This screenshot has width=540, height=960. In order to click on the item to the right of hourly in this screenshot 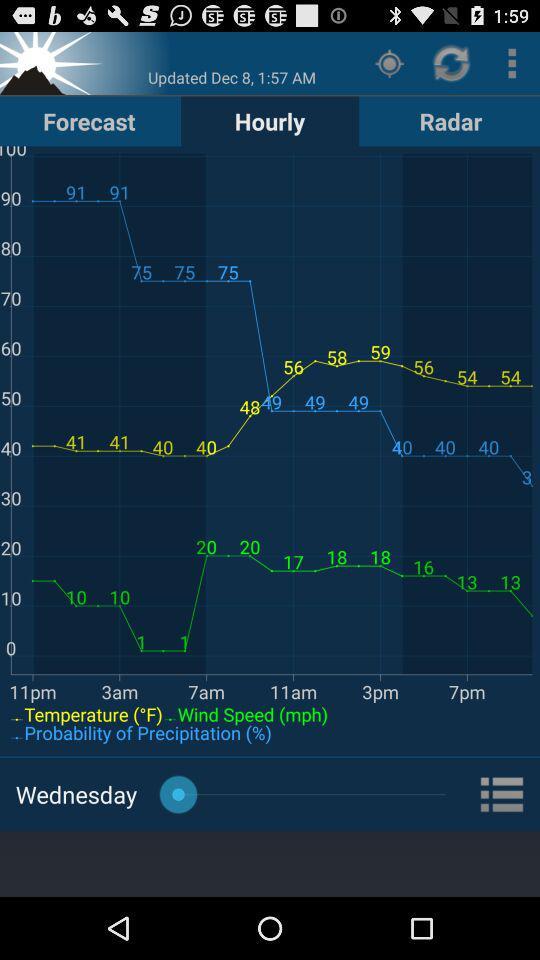, I will do `click(389, 62)`.